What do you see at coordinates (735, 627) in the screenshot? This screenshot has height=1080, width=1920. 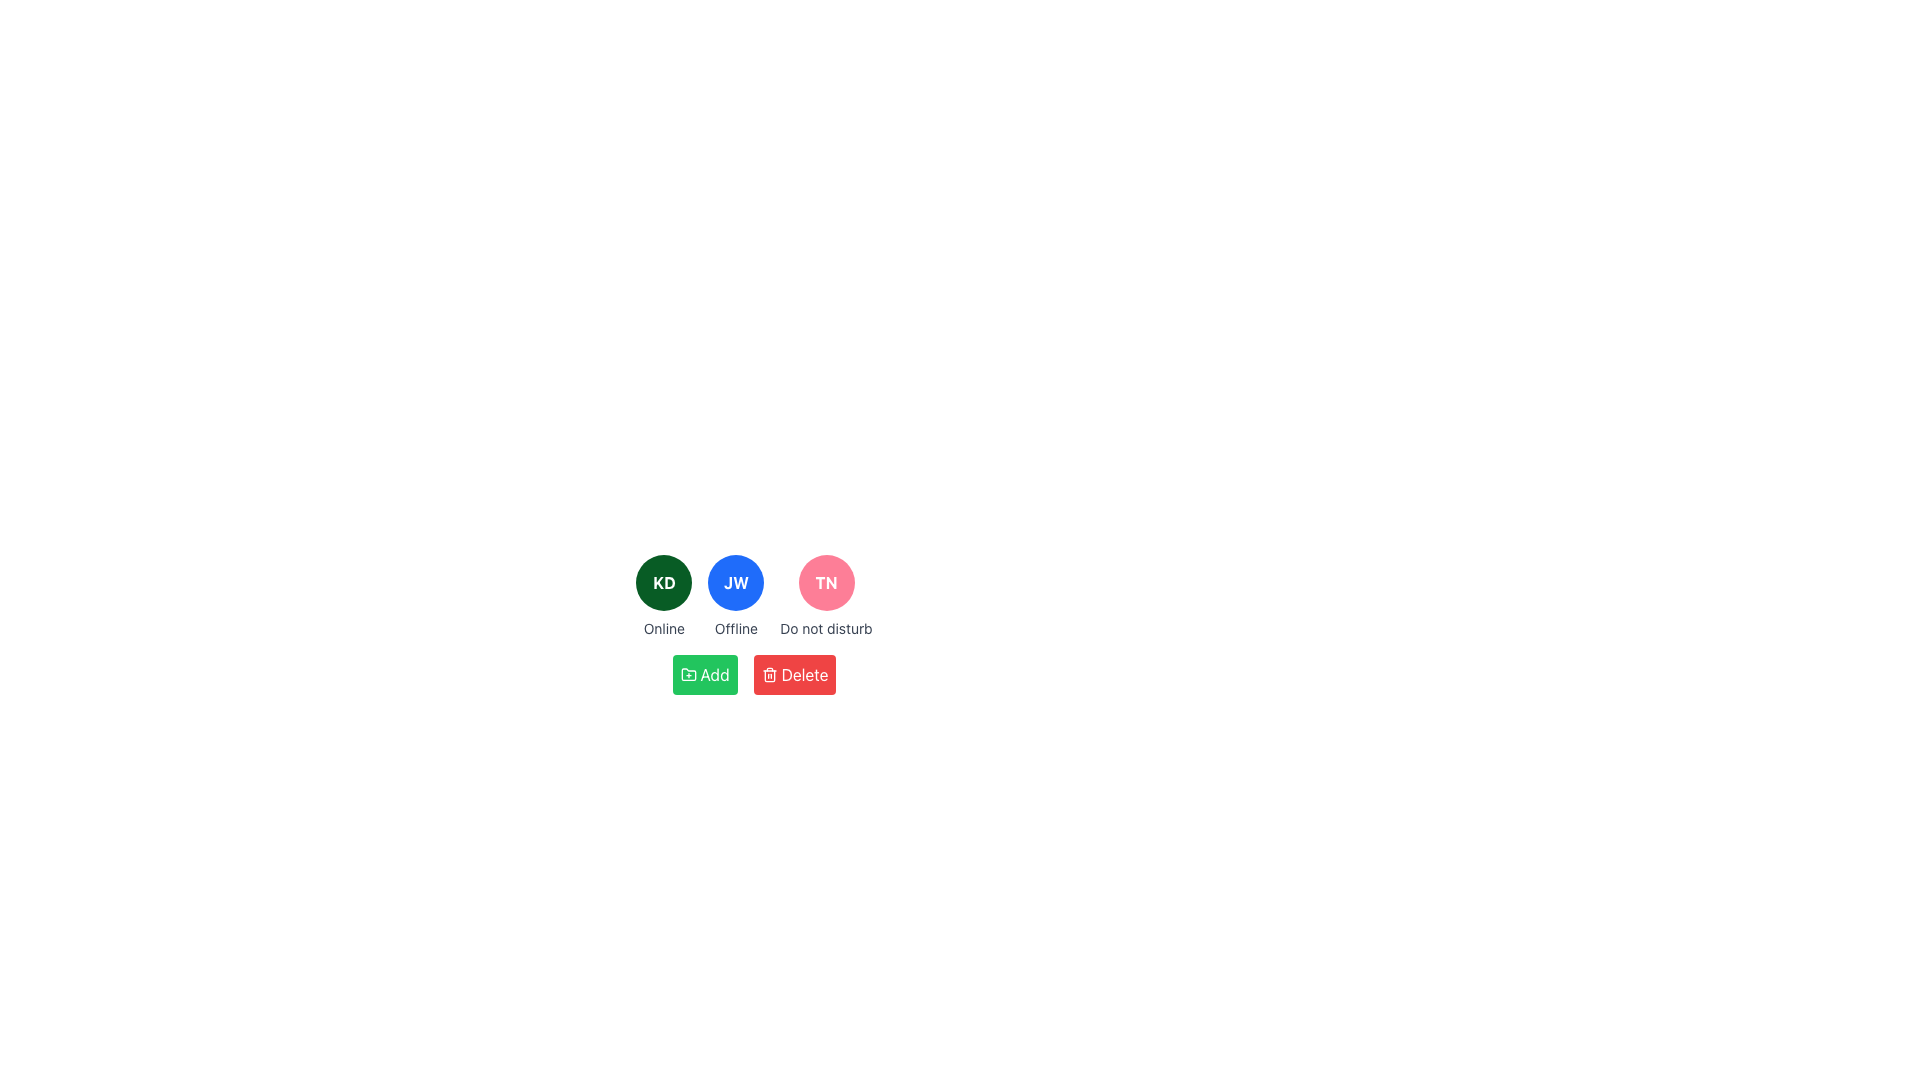 I see `the Text Label that indicates the status as 'Offline', positioned below the blue circular avatar labeled 'JW'` at bounding box center [735, 627].